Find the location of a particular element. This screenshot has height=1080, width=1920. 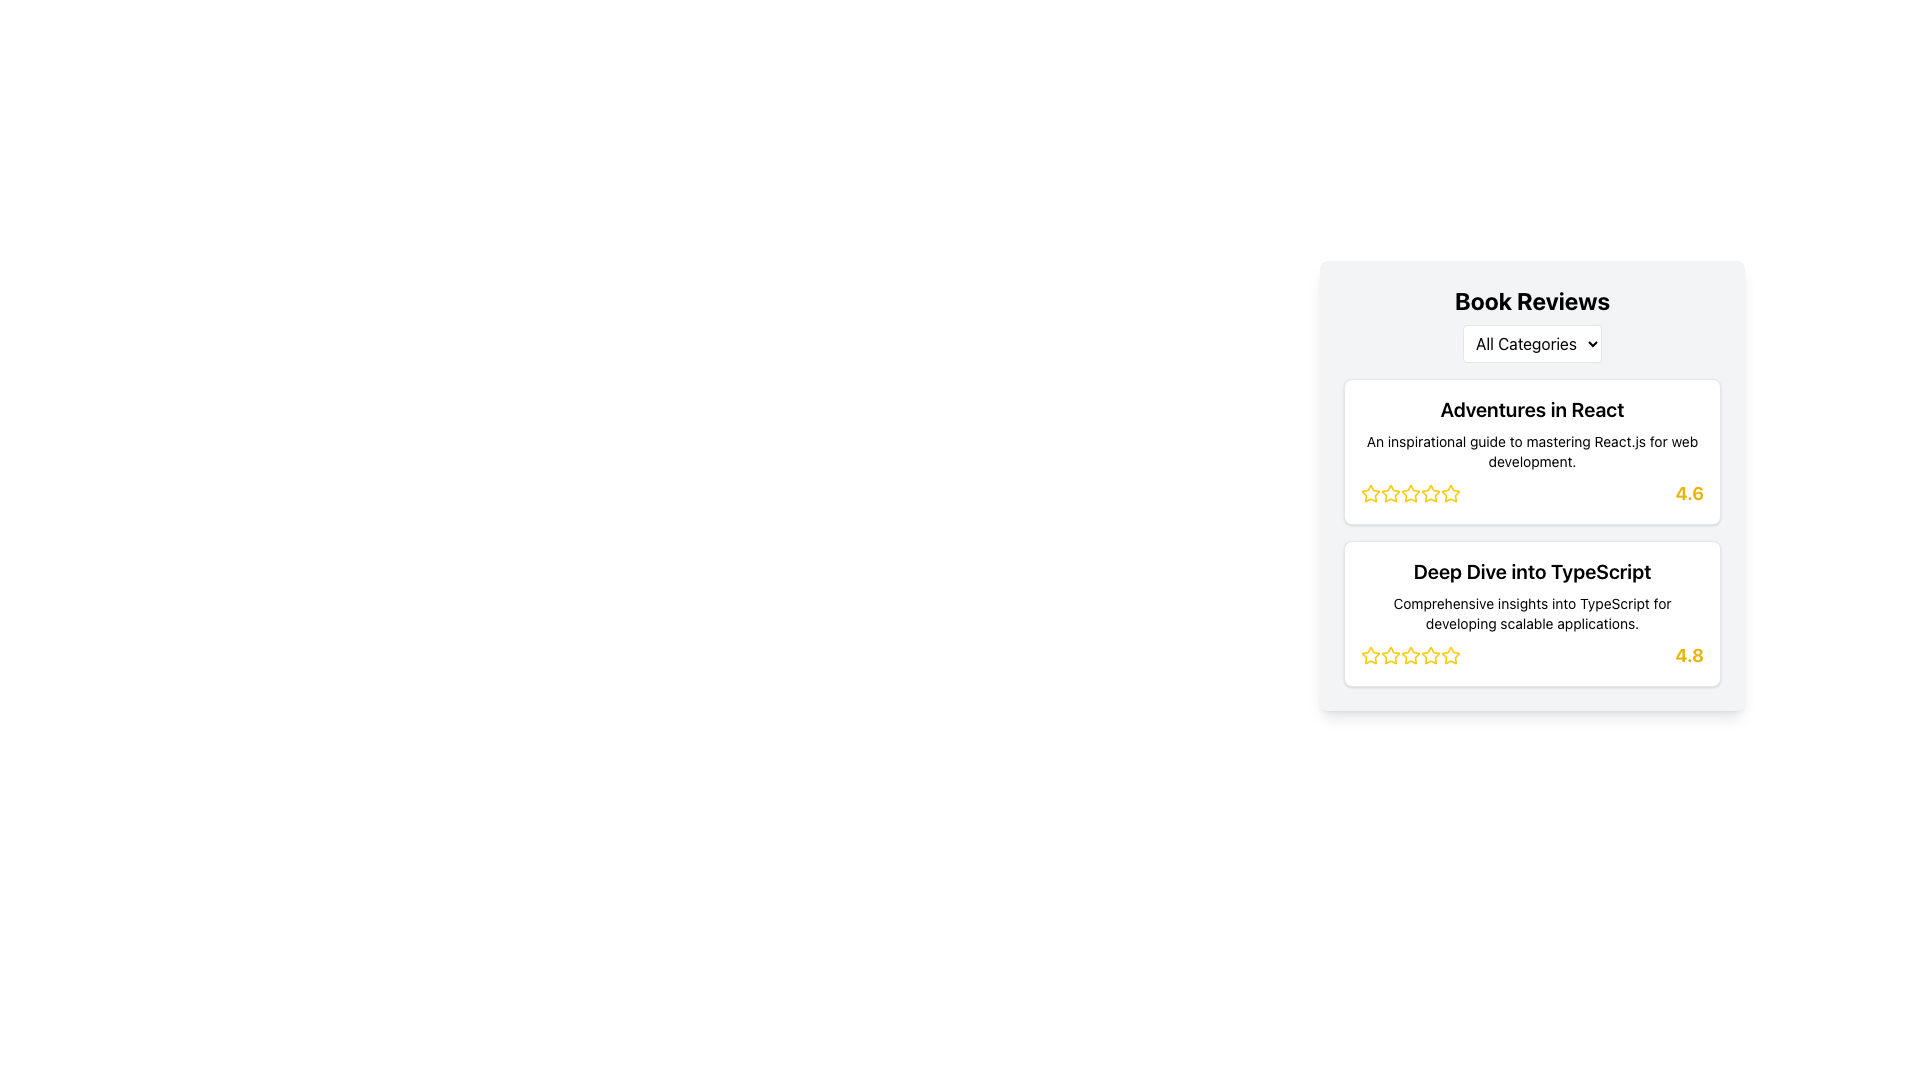

the first star icon in the star rating component for the book 'Adventures in React' to indicate a rating is located at coordinates (1370, 493).